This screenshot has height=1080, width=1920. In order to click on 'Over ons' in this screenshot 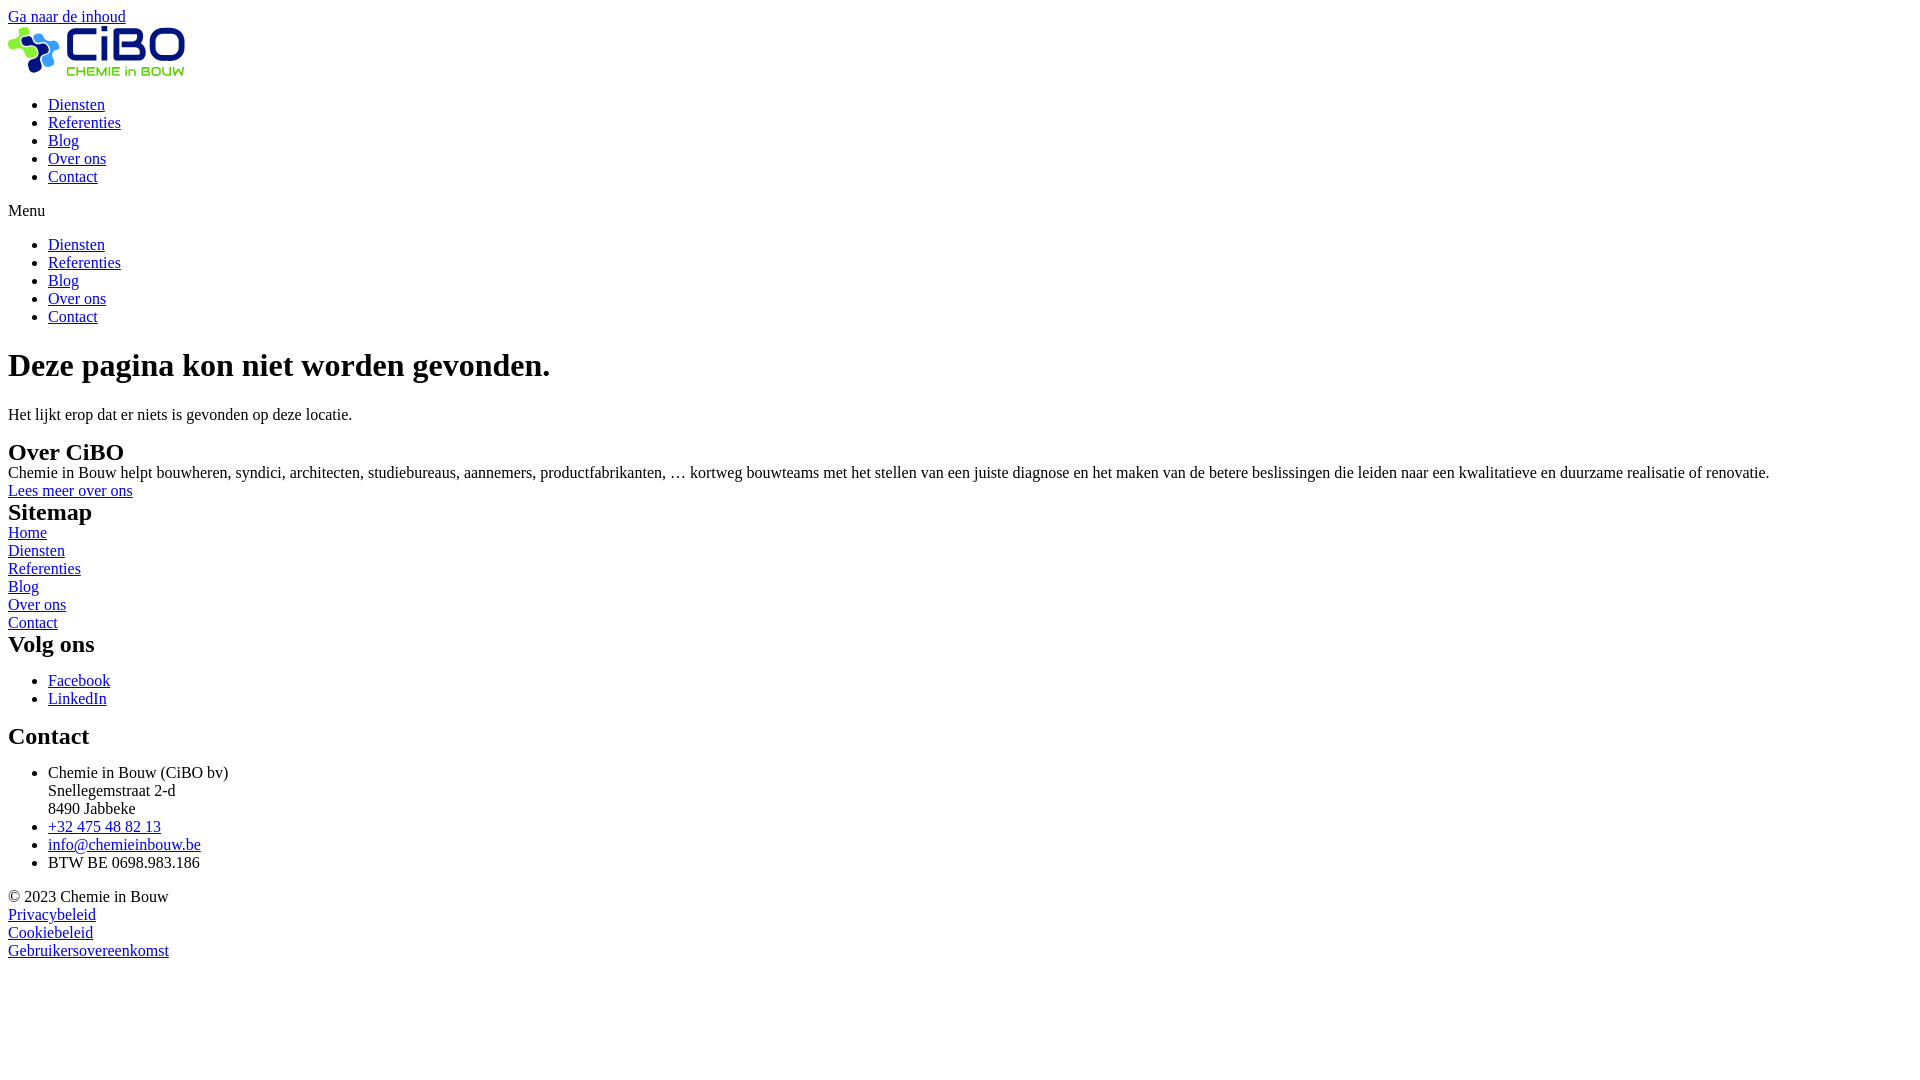, I will do `click(76, 157)`.